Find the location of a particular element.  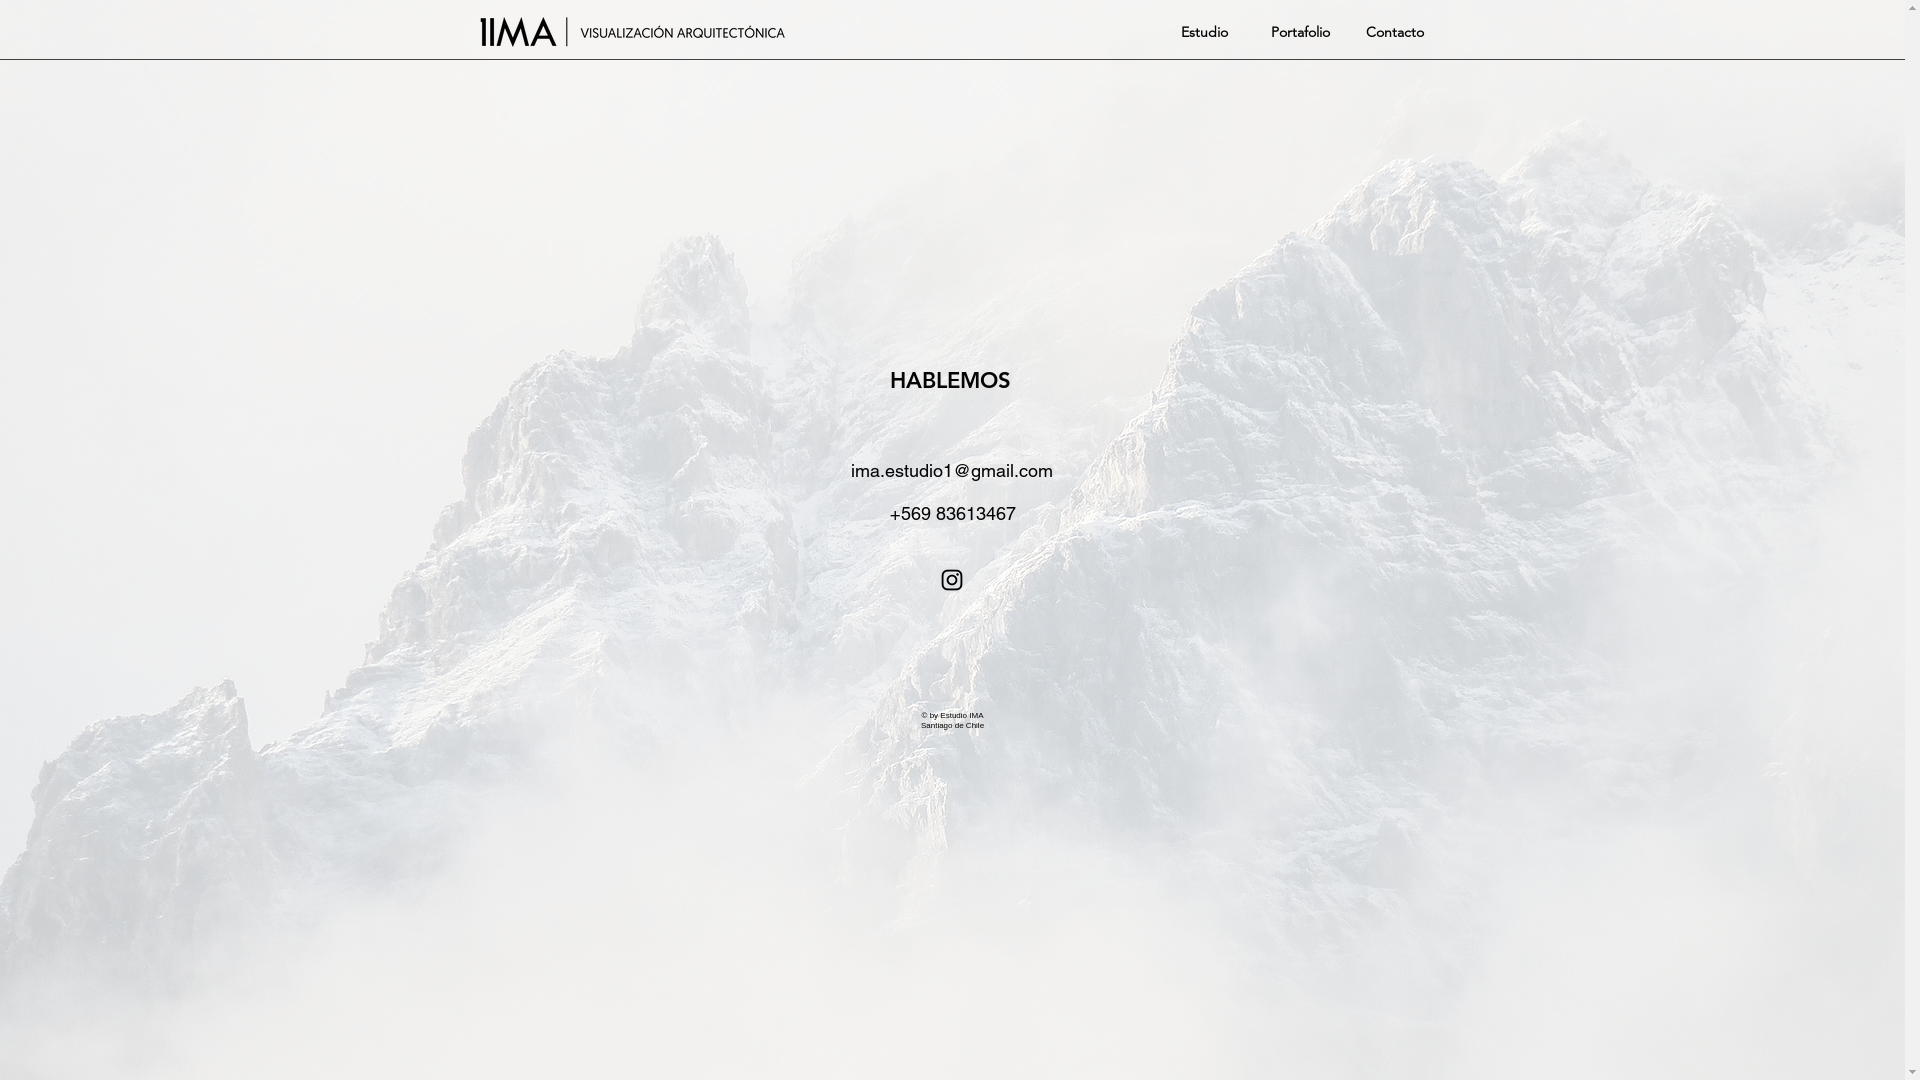

'Estudio' is located at coordinates (1200, 32).